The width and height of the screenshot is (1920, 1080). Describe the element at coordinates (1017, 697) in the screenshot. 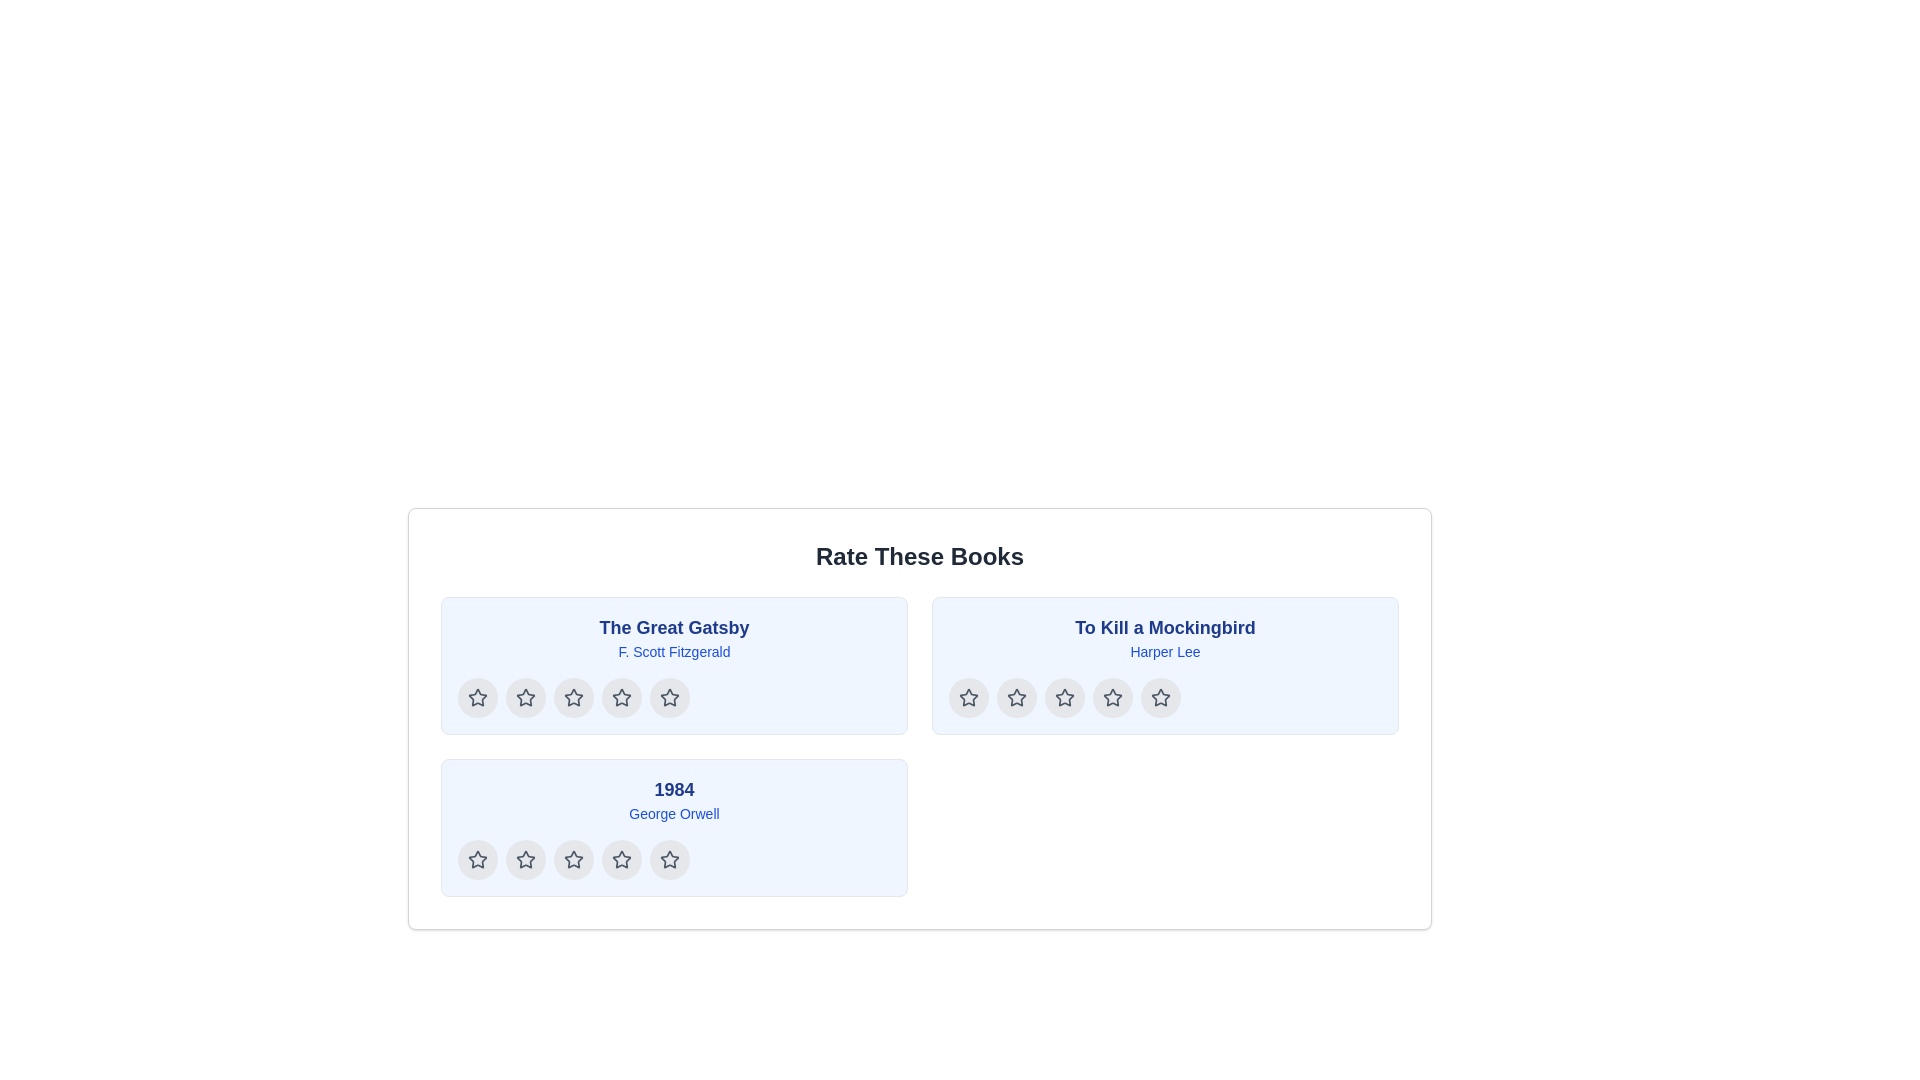

I see `the second star icon for rating below the title 'To Kill a Mockingbird' on the right card in the book ratings grid` at that location.